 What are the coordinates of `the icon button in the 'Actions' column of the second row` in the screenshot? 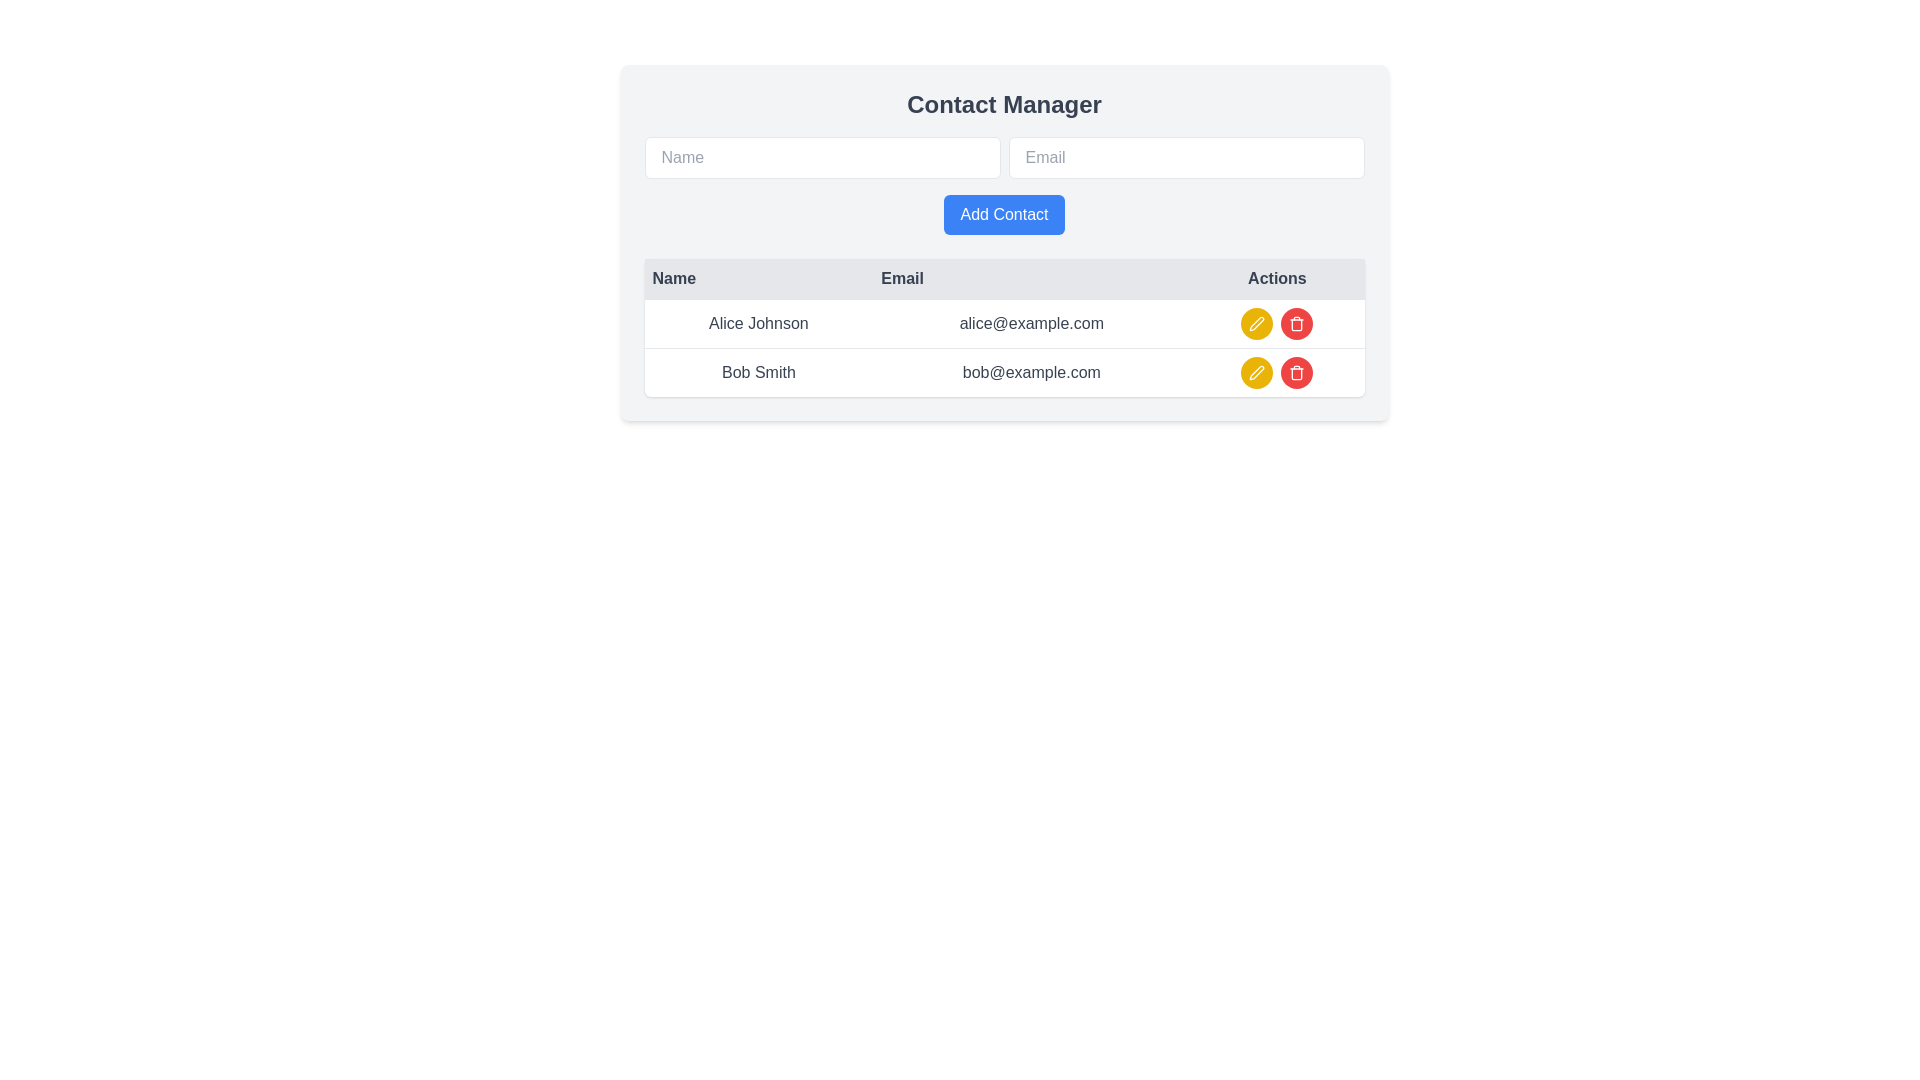 It's located at (1256, 323).